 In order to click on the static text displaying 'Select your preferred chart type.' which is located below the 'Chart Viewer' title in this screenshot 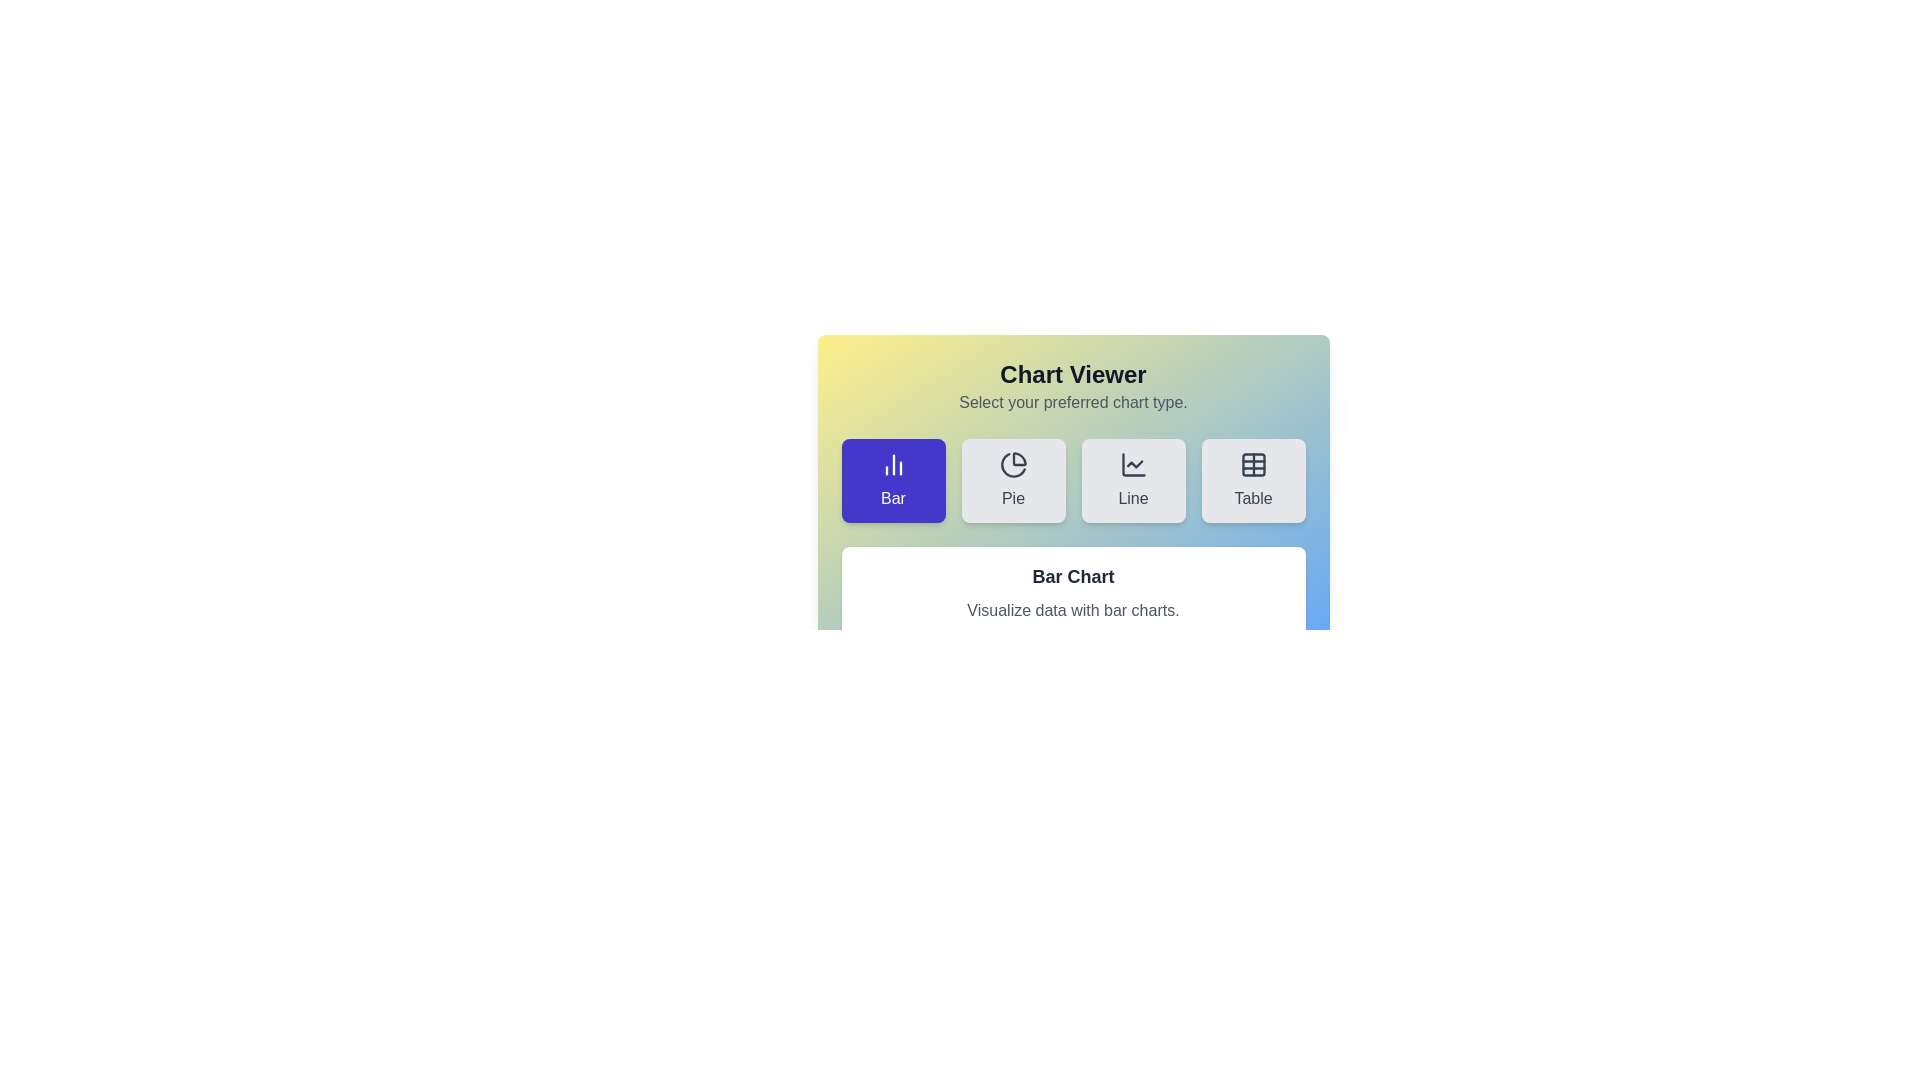, I will do `click(1072, 402)`.